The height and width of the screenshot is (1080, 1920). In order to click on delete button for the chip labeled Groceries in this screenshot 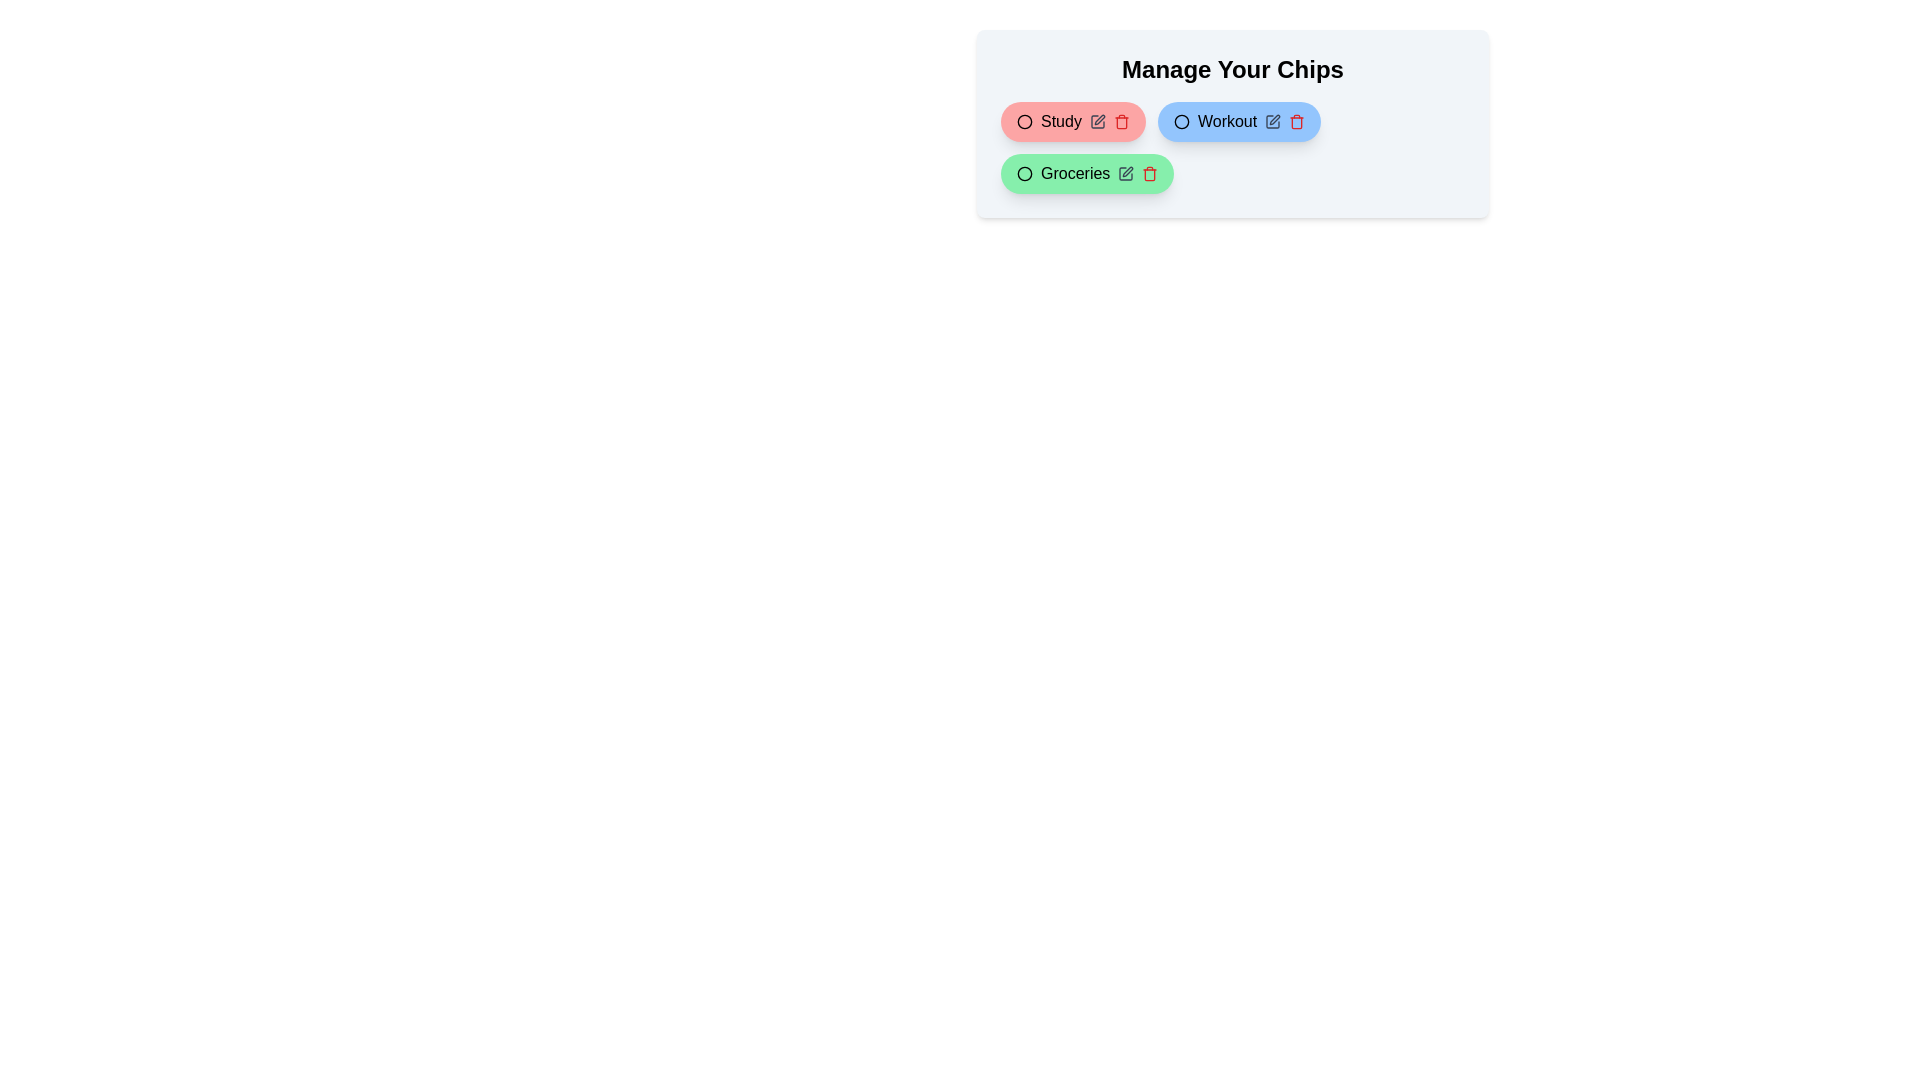, I will do `click(1150, 172)`.